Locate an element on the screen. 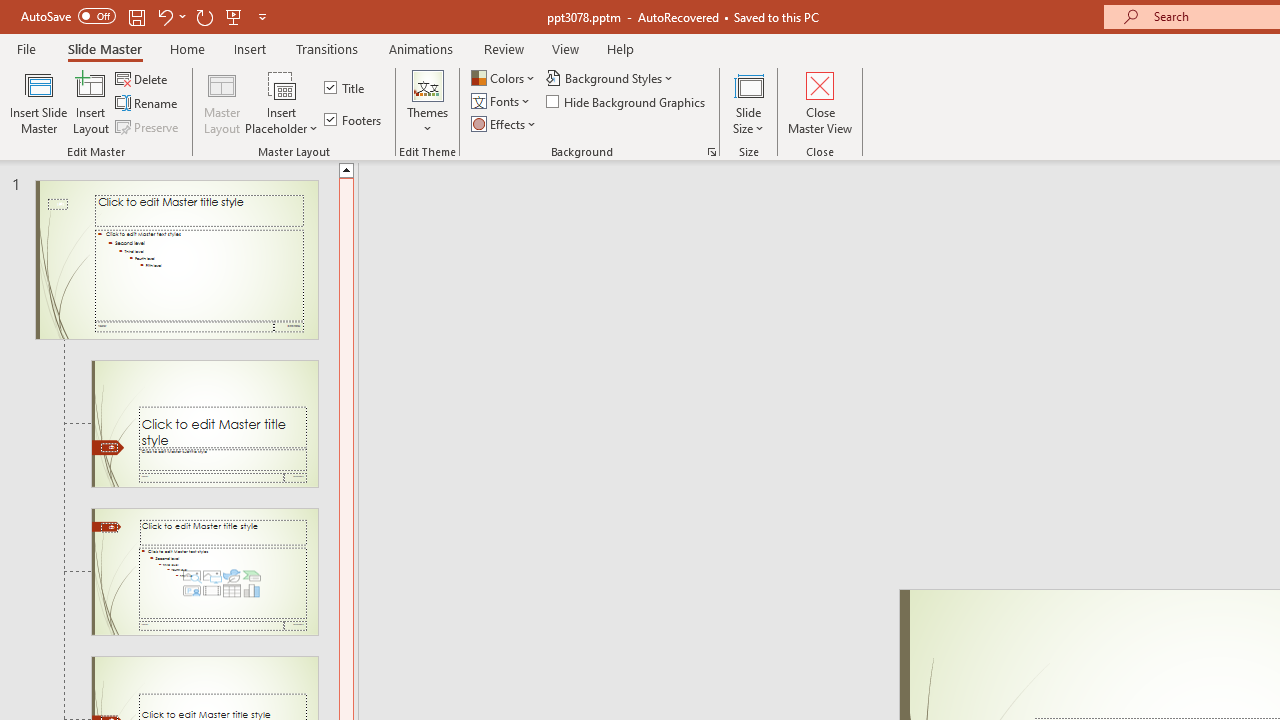 The width and height of the screenshot is (1280, 720). 'Master Layout...' is located at coordinates (222, 103).